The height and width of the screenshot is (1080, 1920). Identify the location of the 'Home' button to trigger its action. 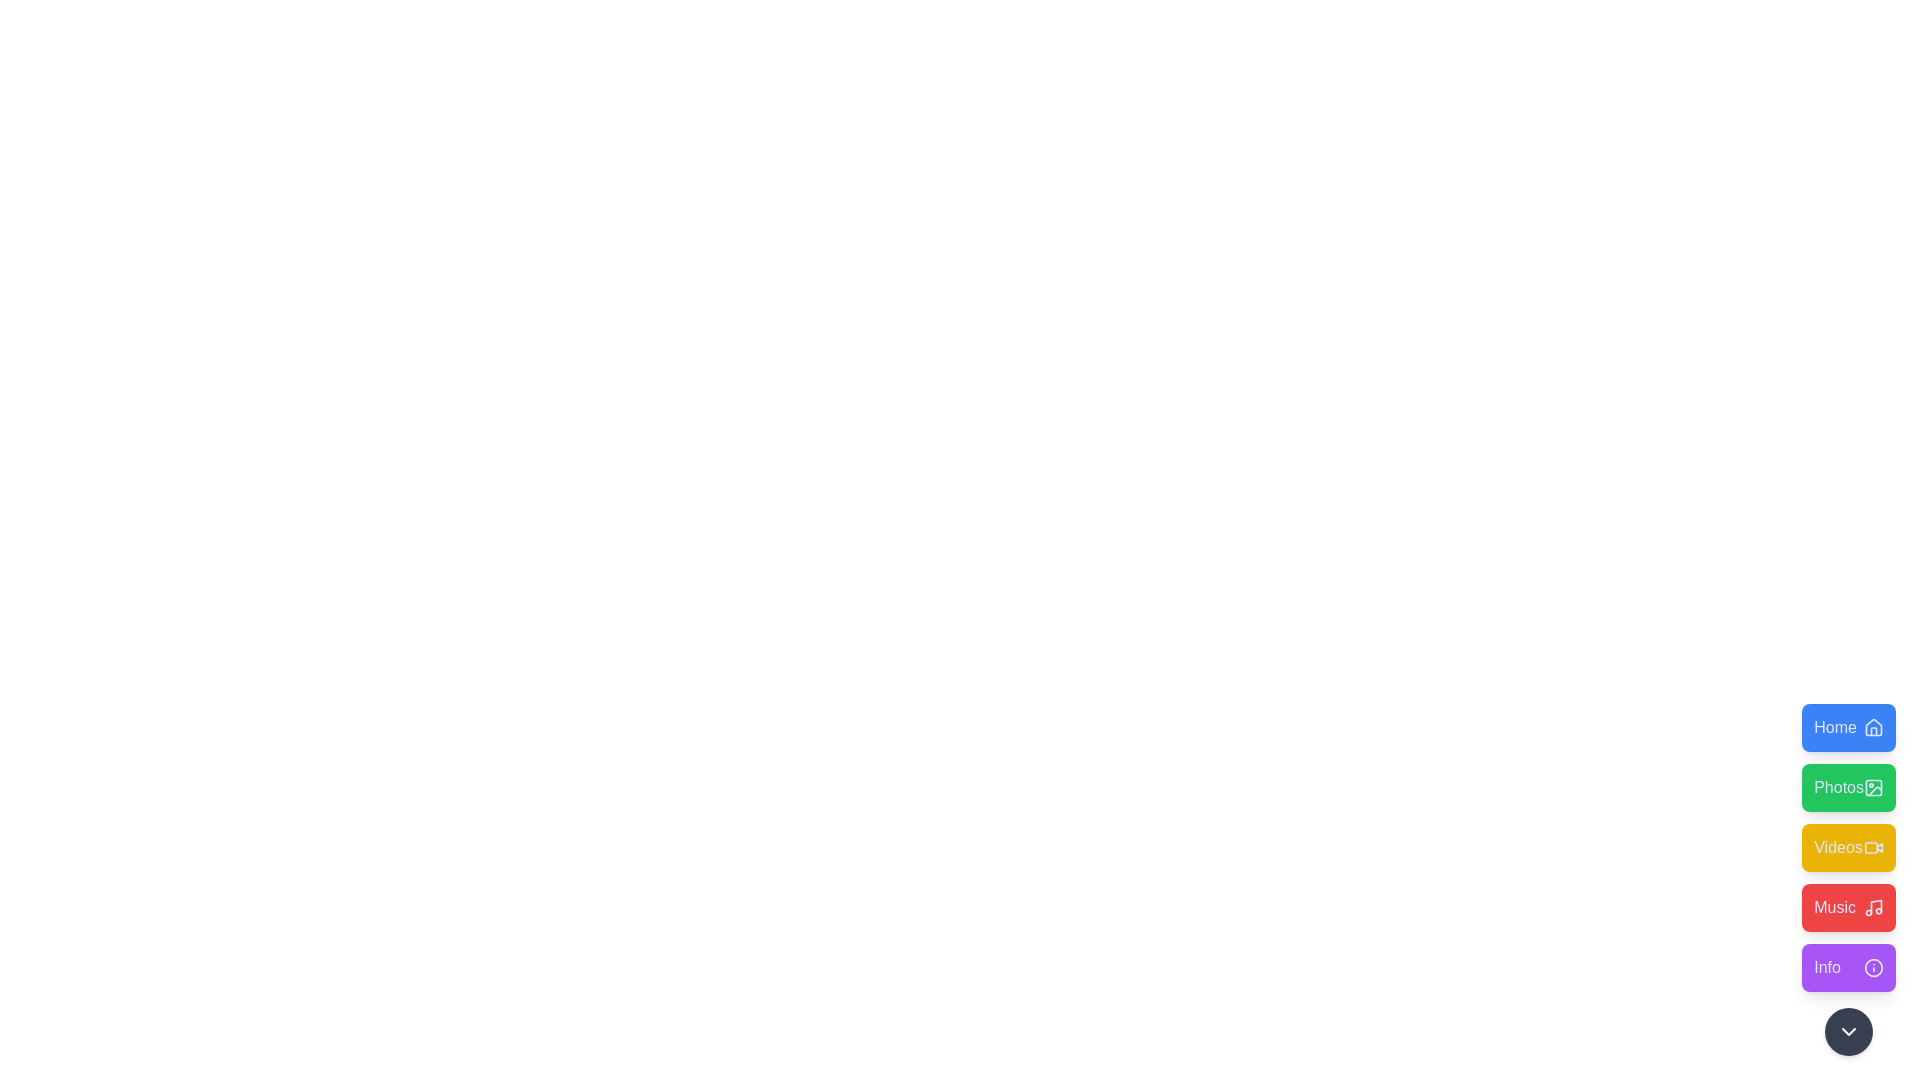
(1848, 728).